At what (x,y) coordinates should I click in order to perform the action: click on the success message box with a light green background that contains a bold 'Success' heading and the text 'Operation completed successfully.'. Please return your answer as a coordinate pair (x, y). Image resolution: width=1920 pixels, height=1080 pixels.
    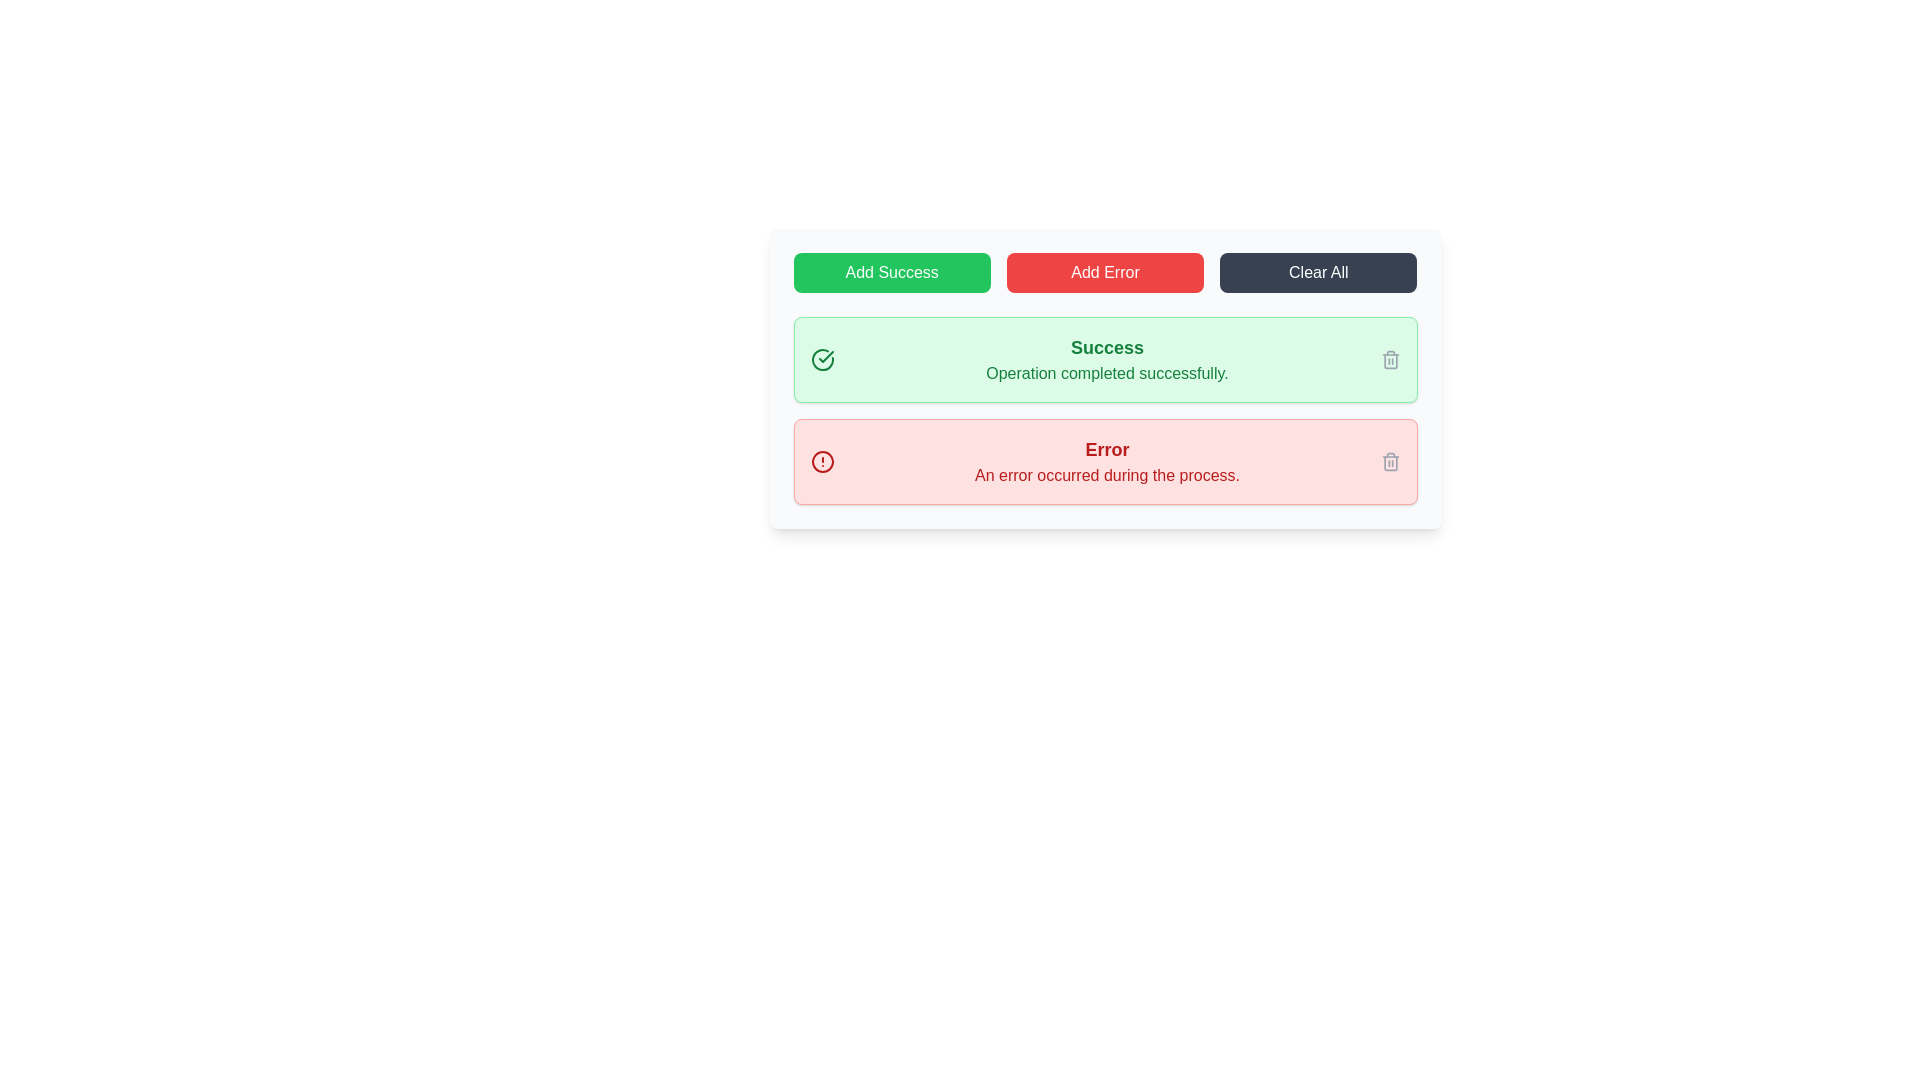
    Looking at the image, I should click on (1104, 378).